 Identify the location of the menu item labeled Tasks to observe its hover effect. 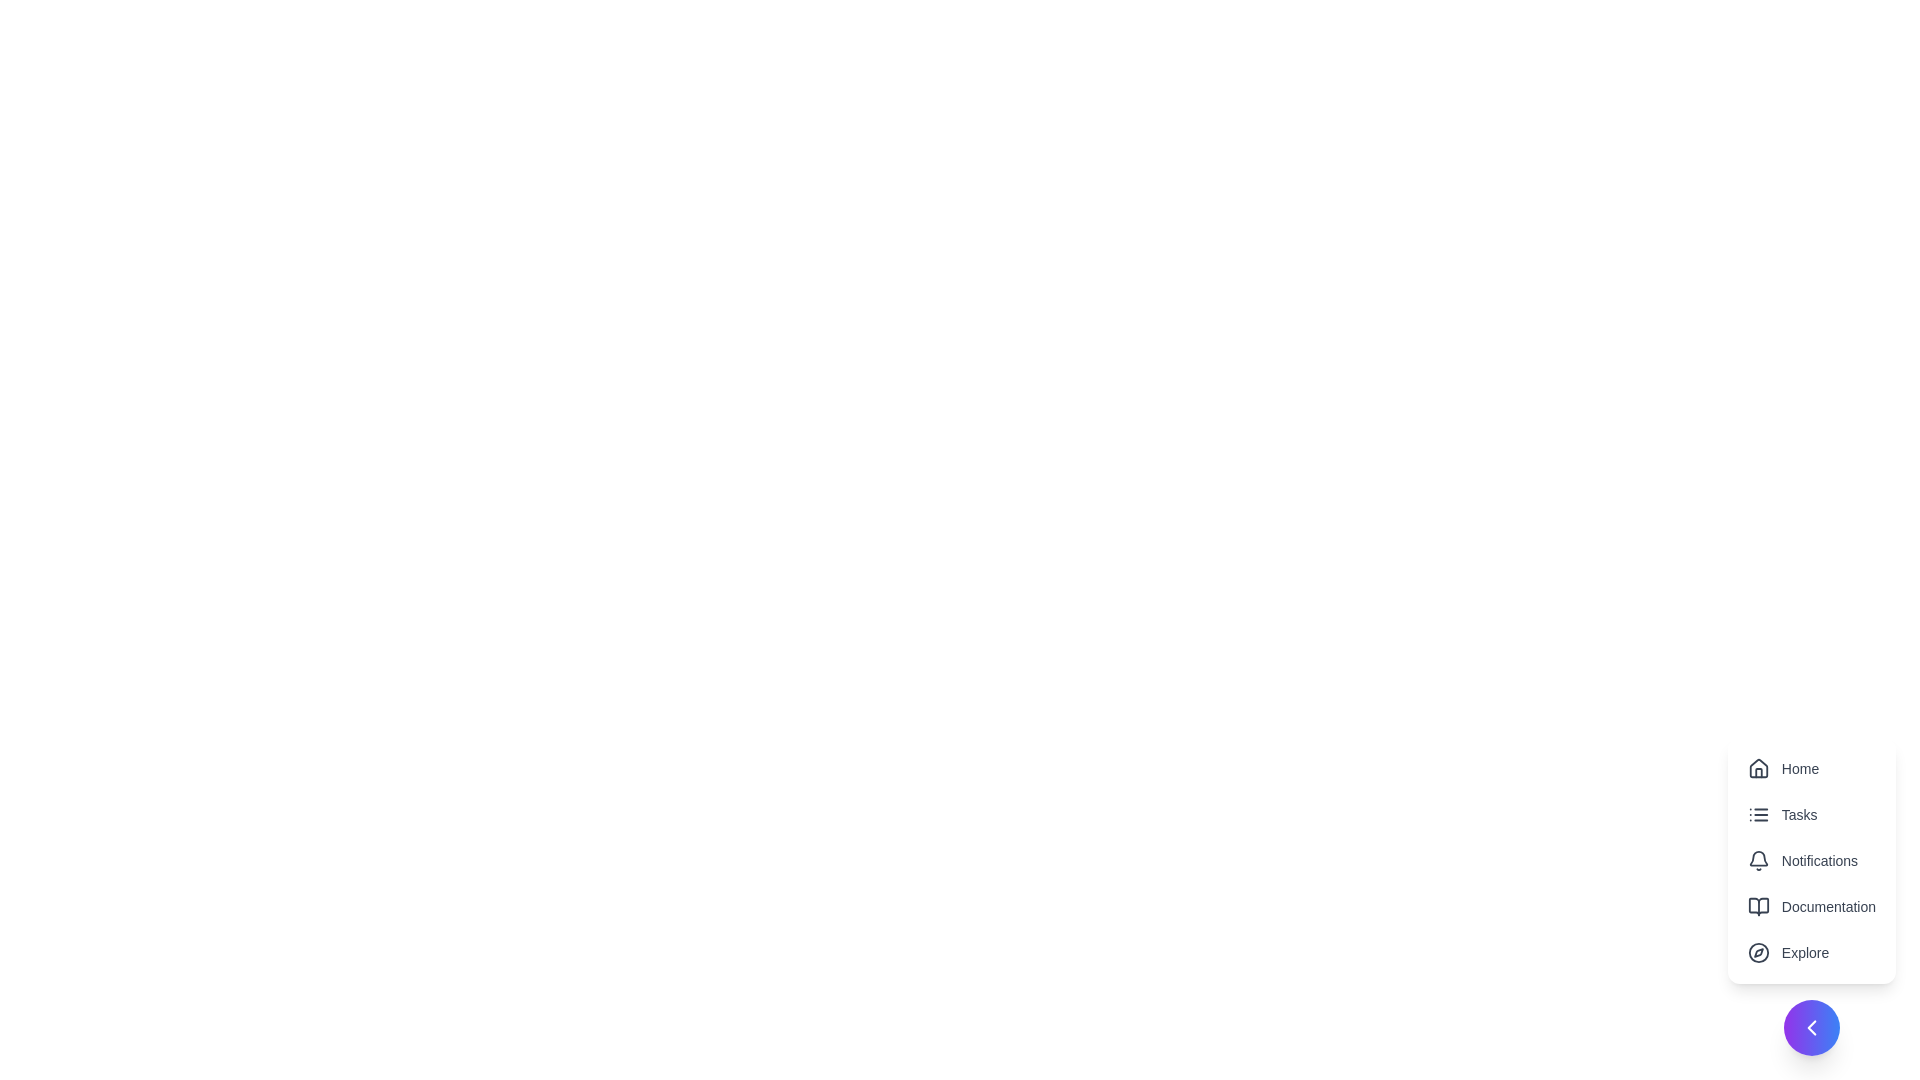
(1810, 814).